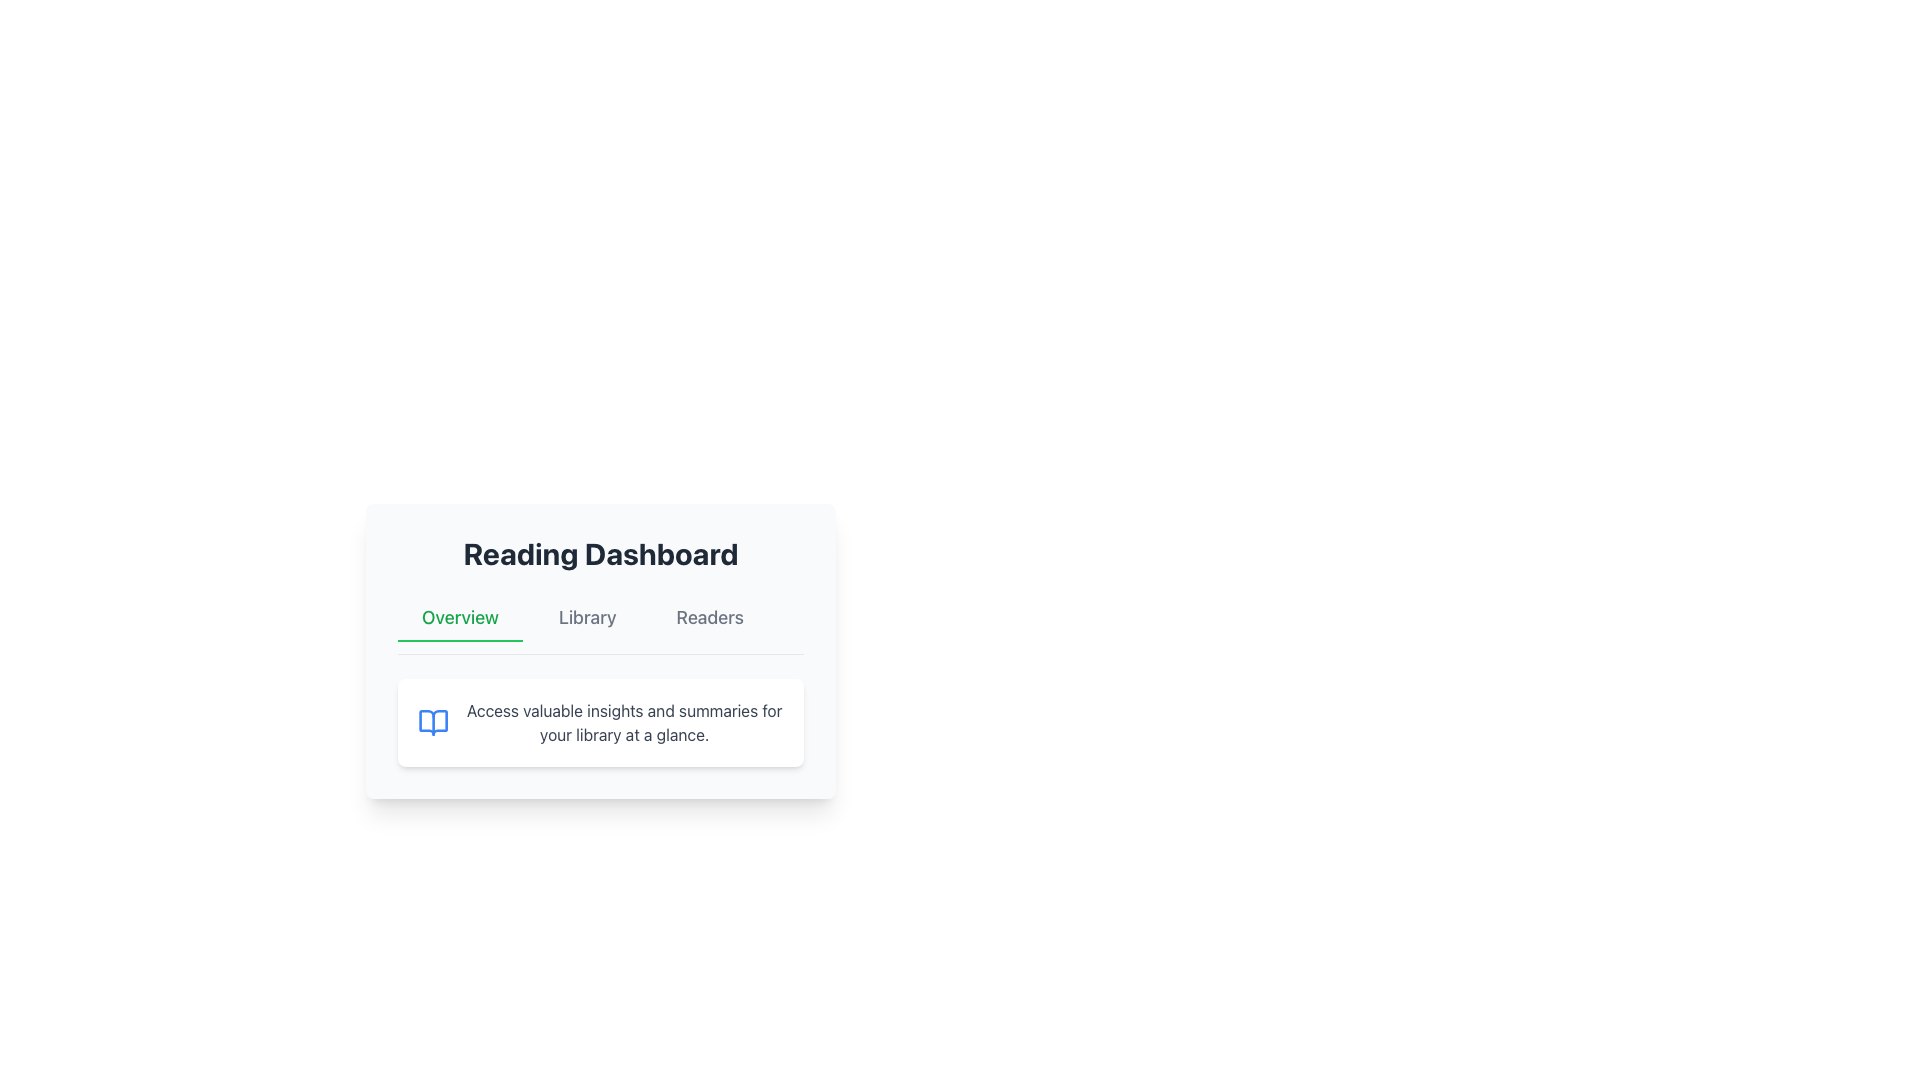 The image size is (1920, 1080). What do you see at coordinates (599, 658) in the screenshot?
I see `the navigation tab within the main dashboard interface` at bounding box center [599, 658].